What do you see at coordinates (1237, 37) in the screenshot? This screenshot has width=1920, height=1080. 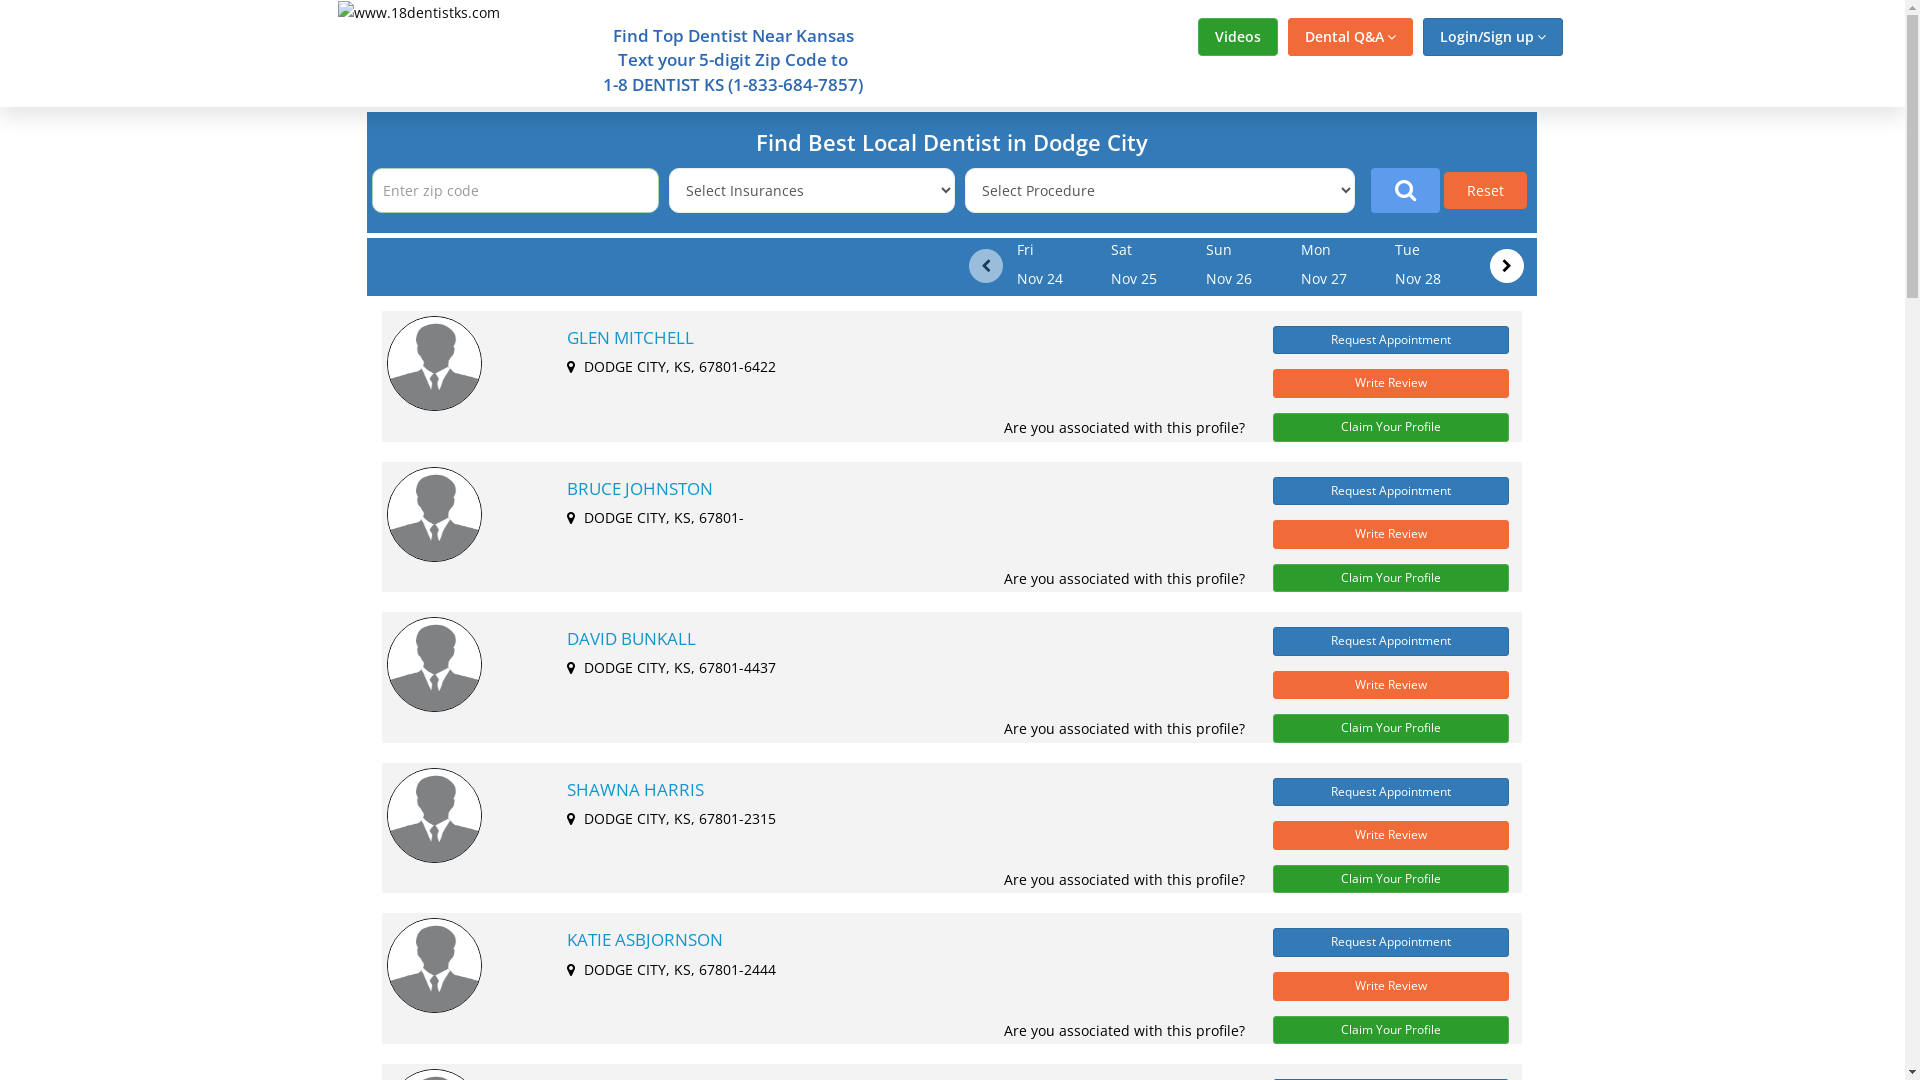 I see `'Videos'` at bounding box center [1237, 37].